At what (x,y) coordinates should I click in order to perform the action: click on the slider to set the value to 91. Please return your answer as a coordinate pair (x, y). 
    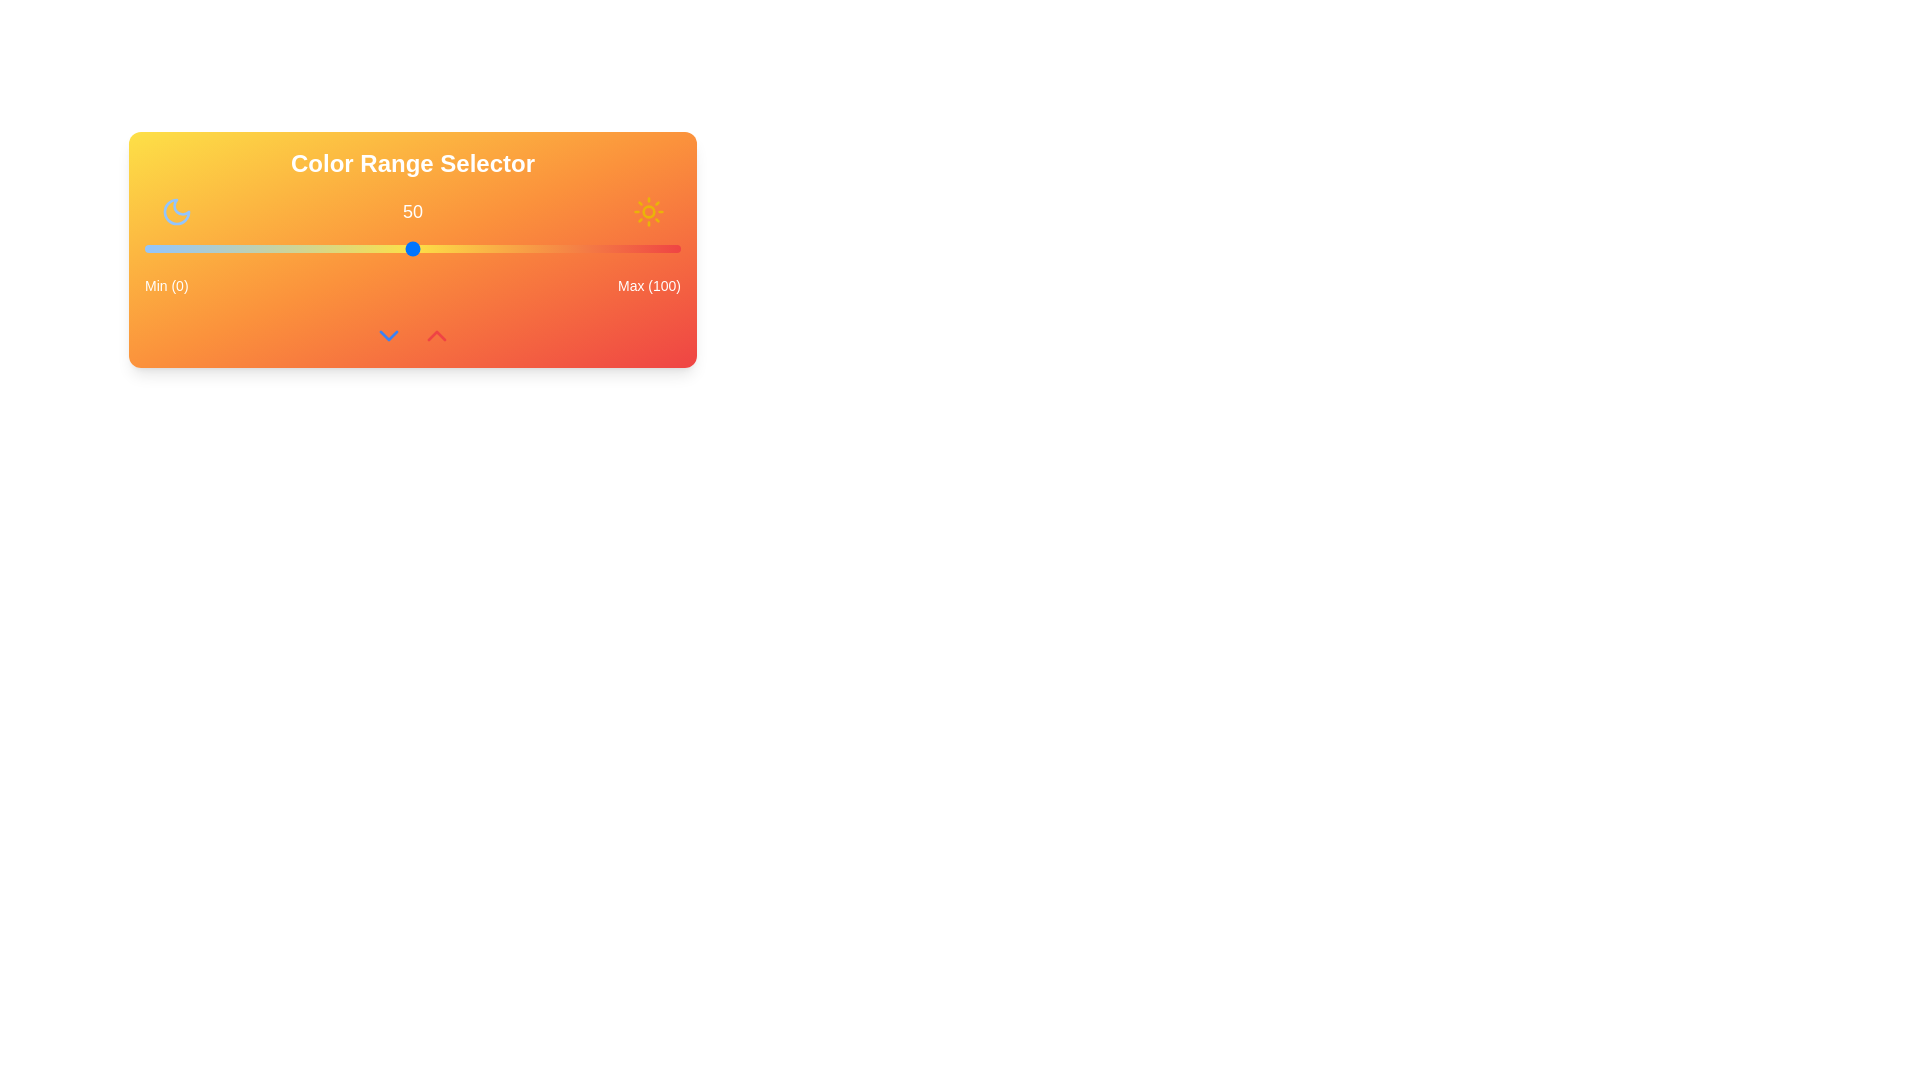
    Looking at the image, I should click on (631, 248).